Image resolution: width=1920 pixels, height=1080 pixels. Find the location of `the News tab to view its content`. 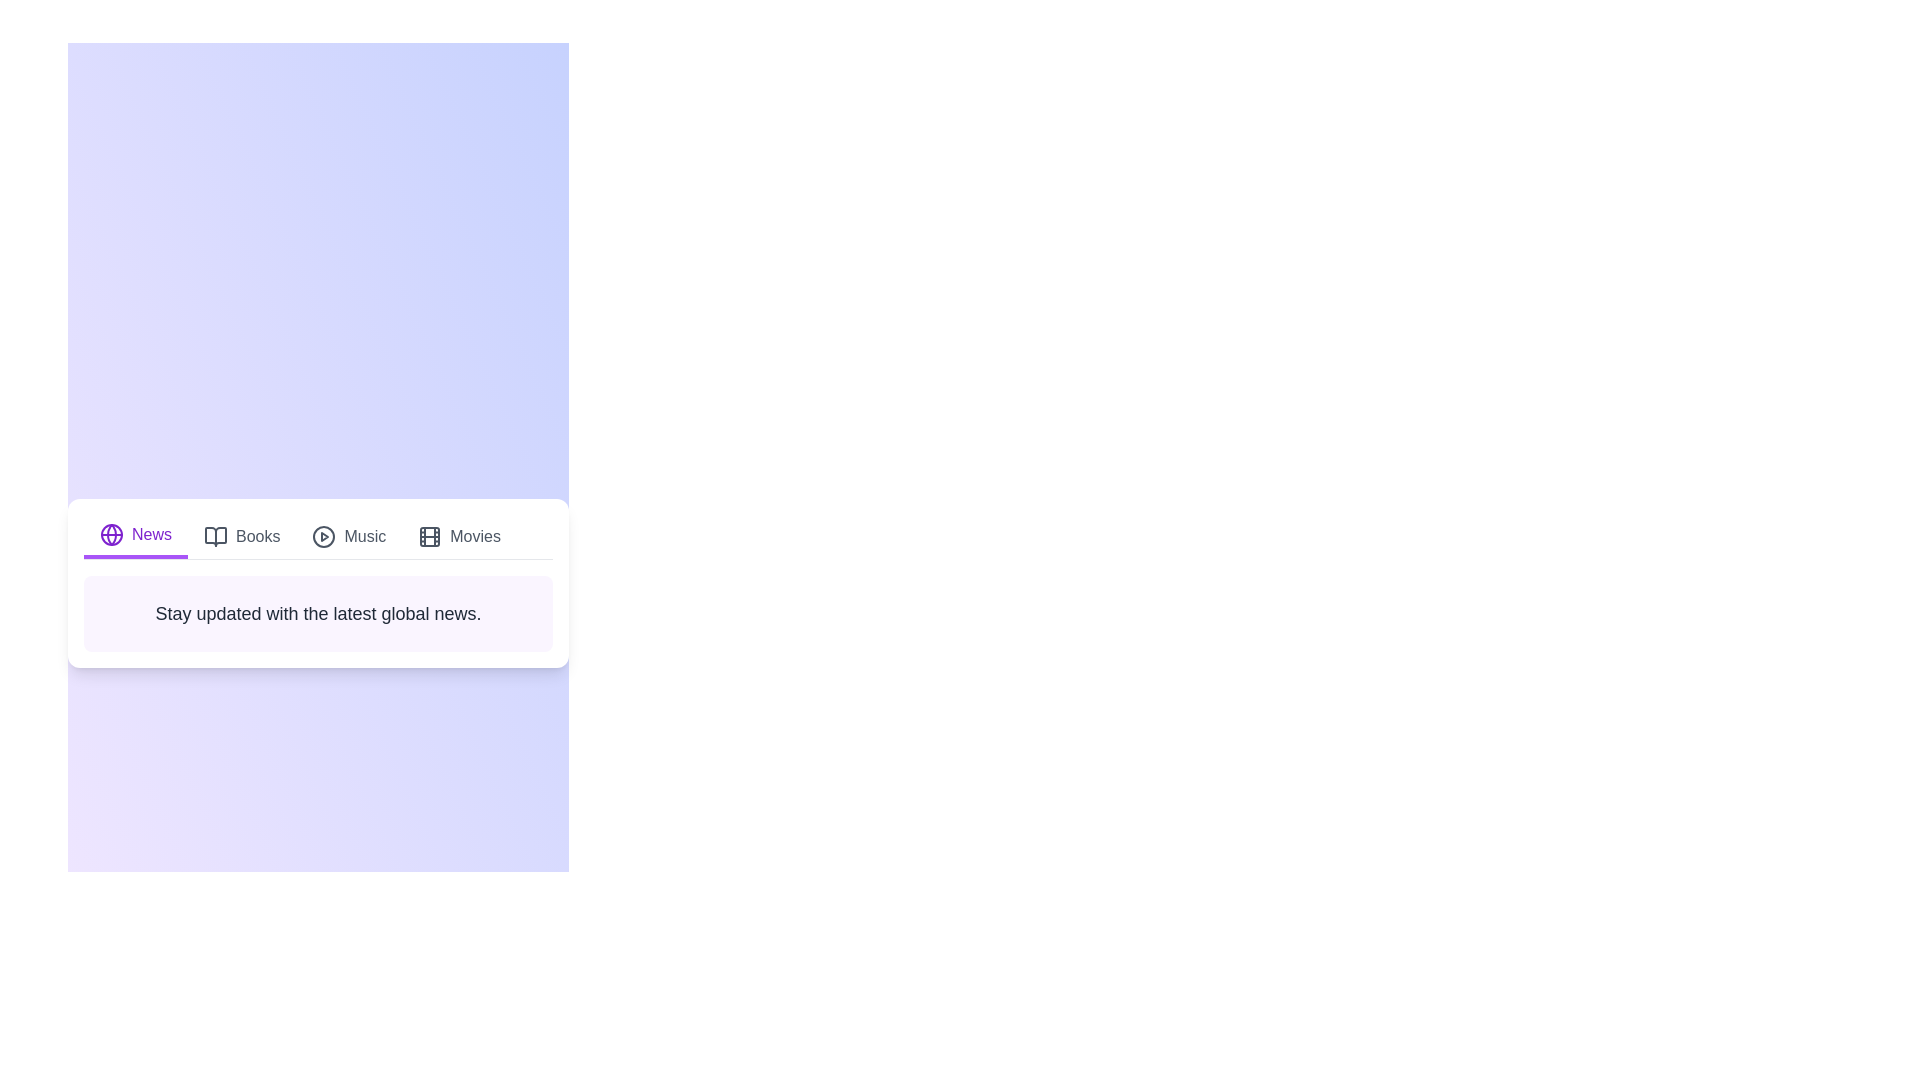

the News tab to view its content is located at coordinates (134, 535).